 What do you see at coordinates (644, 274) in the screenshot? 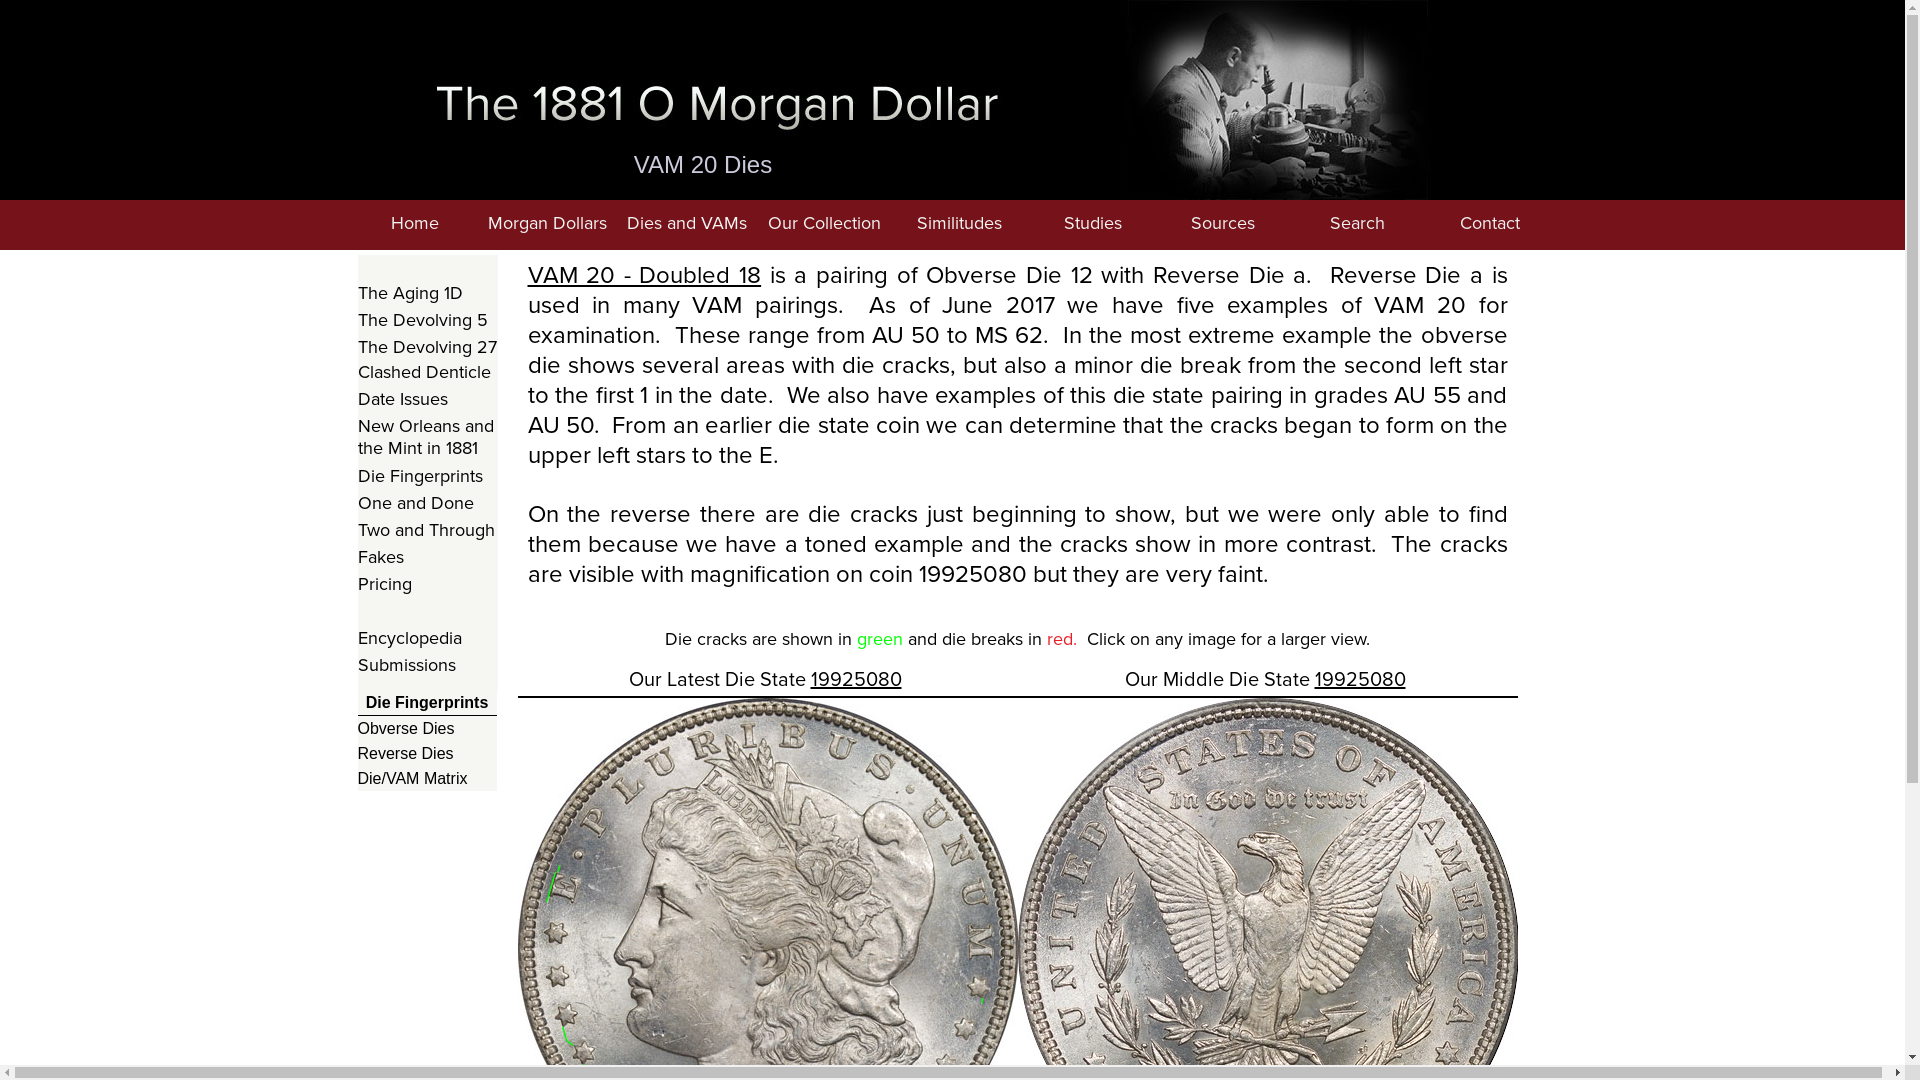
I see `'VAM 20 - Doubled 18'` at bounding box center [644, 274].